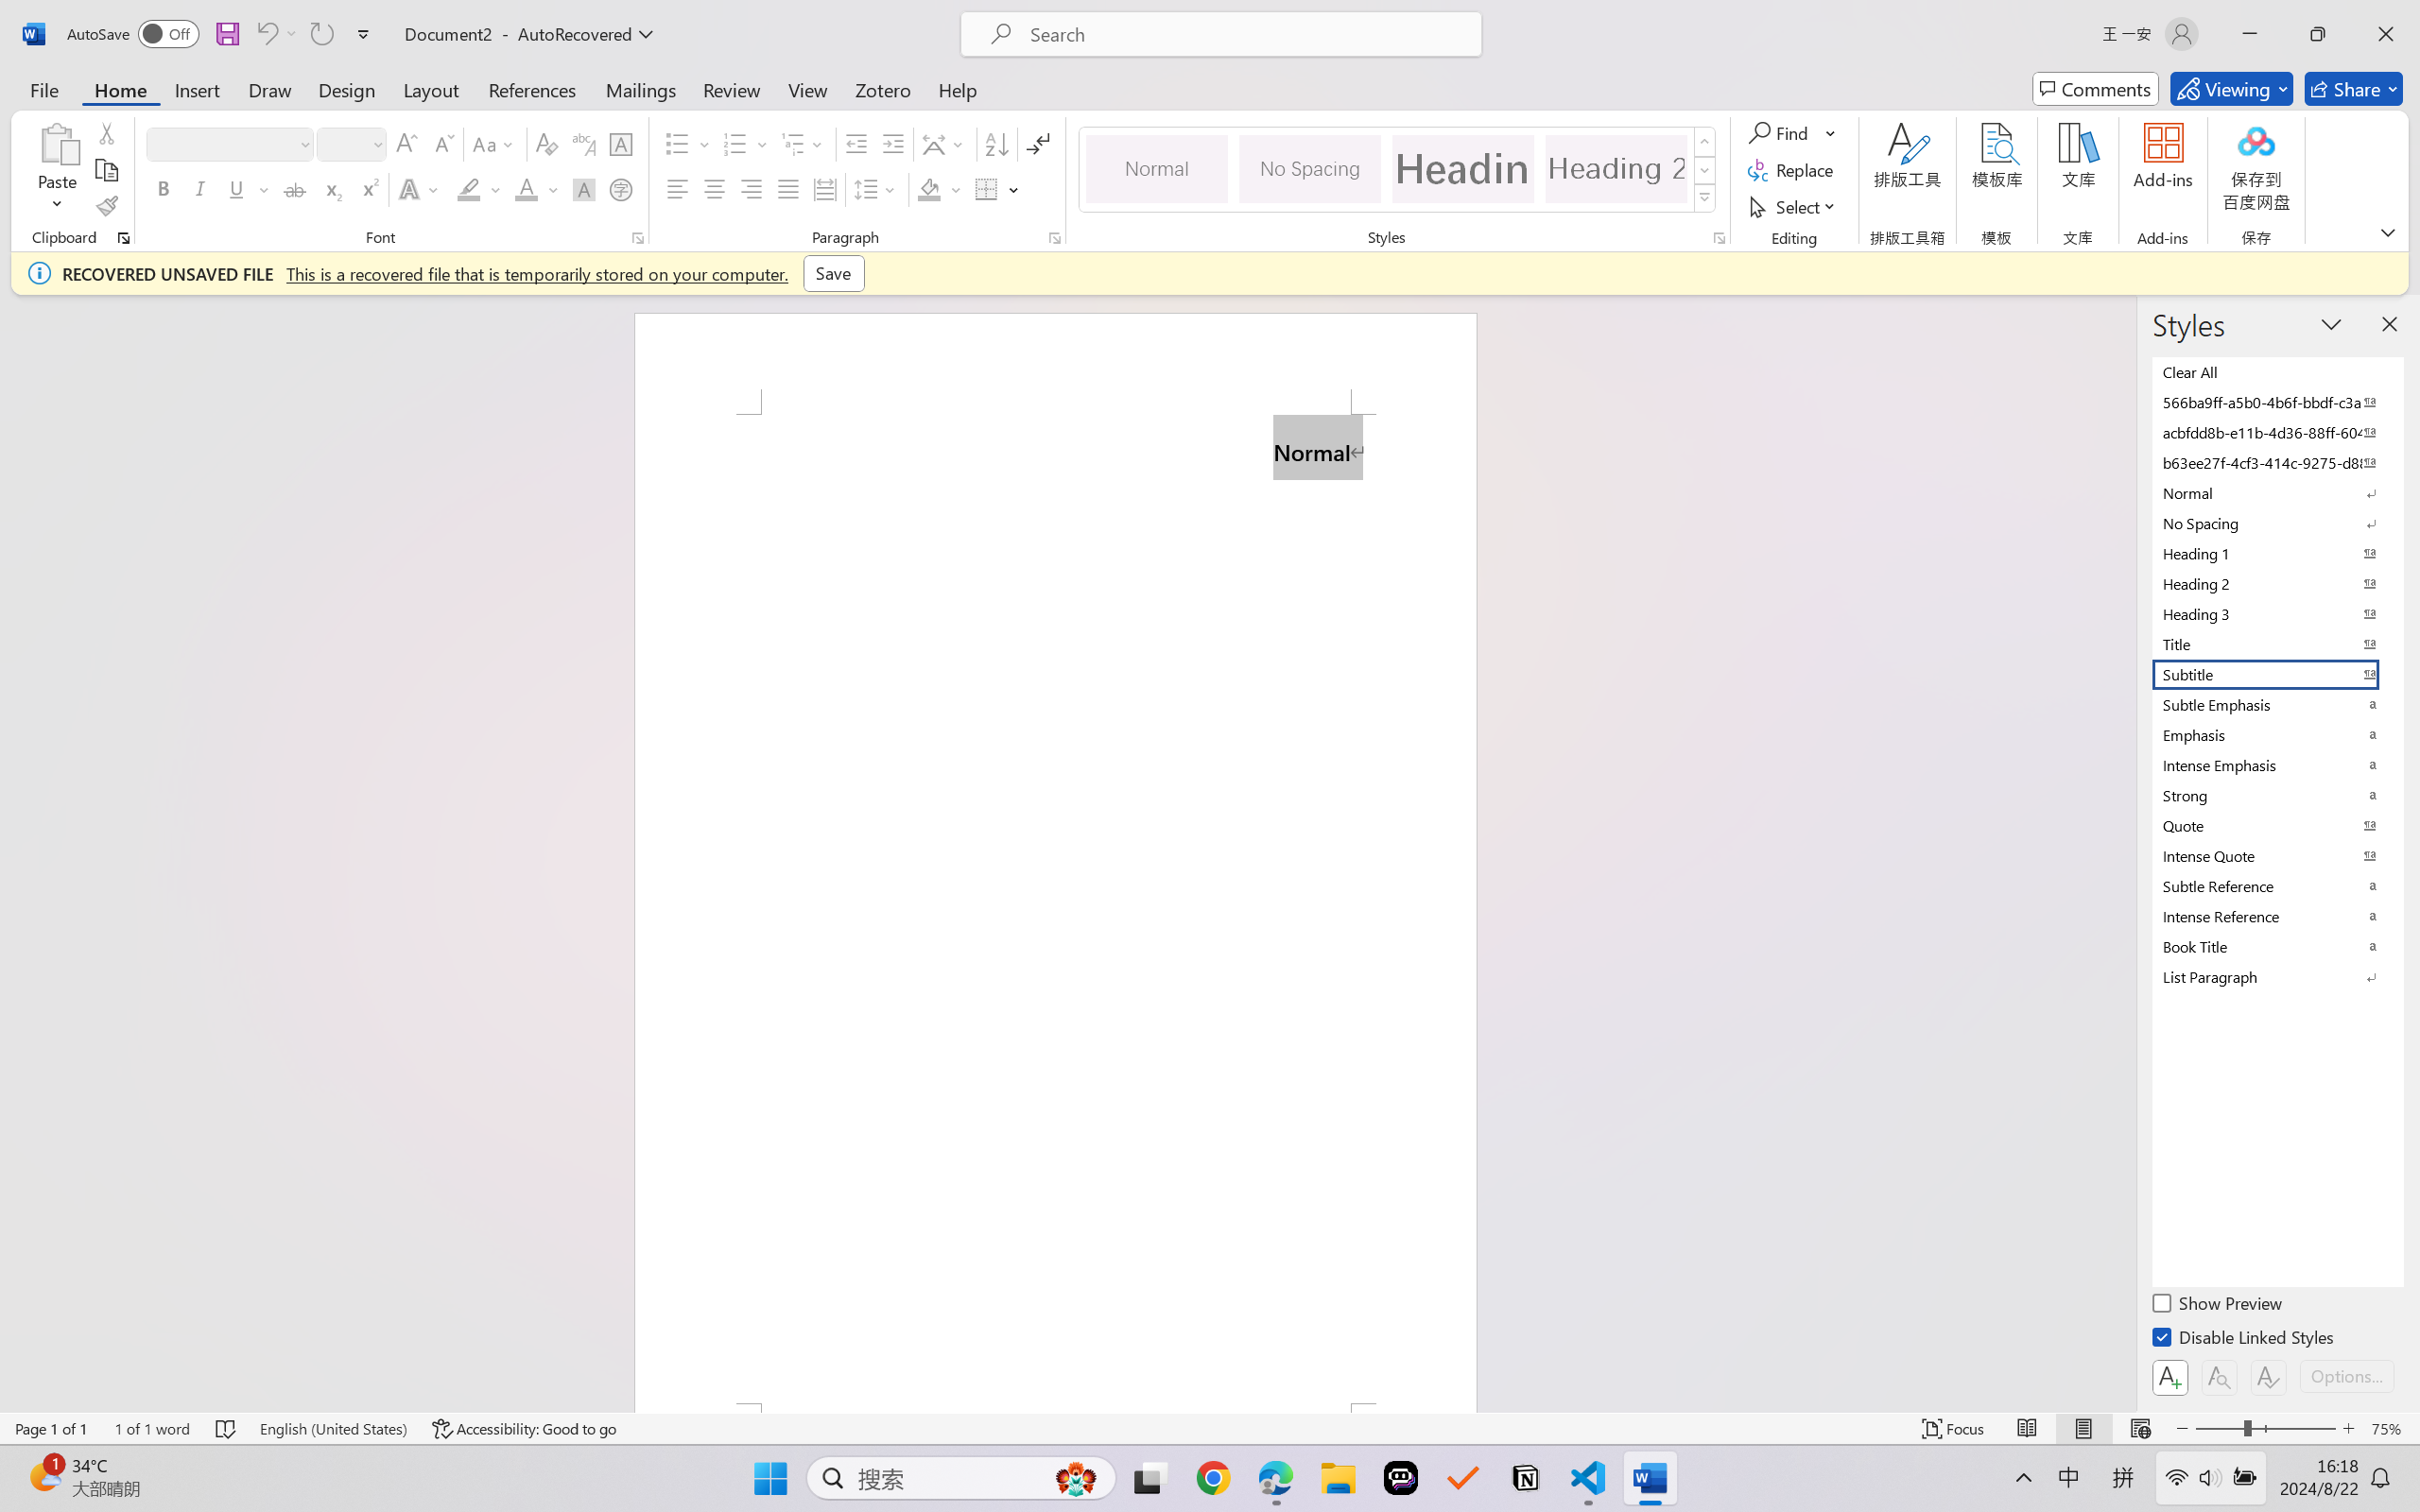 The height and width of the screenshot is (1512, 2420). Describe the element at coordinates (105, 170) in the screenshot. I see `'Copy'` at that location.